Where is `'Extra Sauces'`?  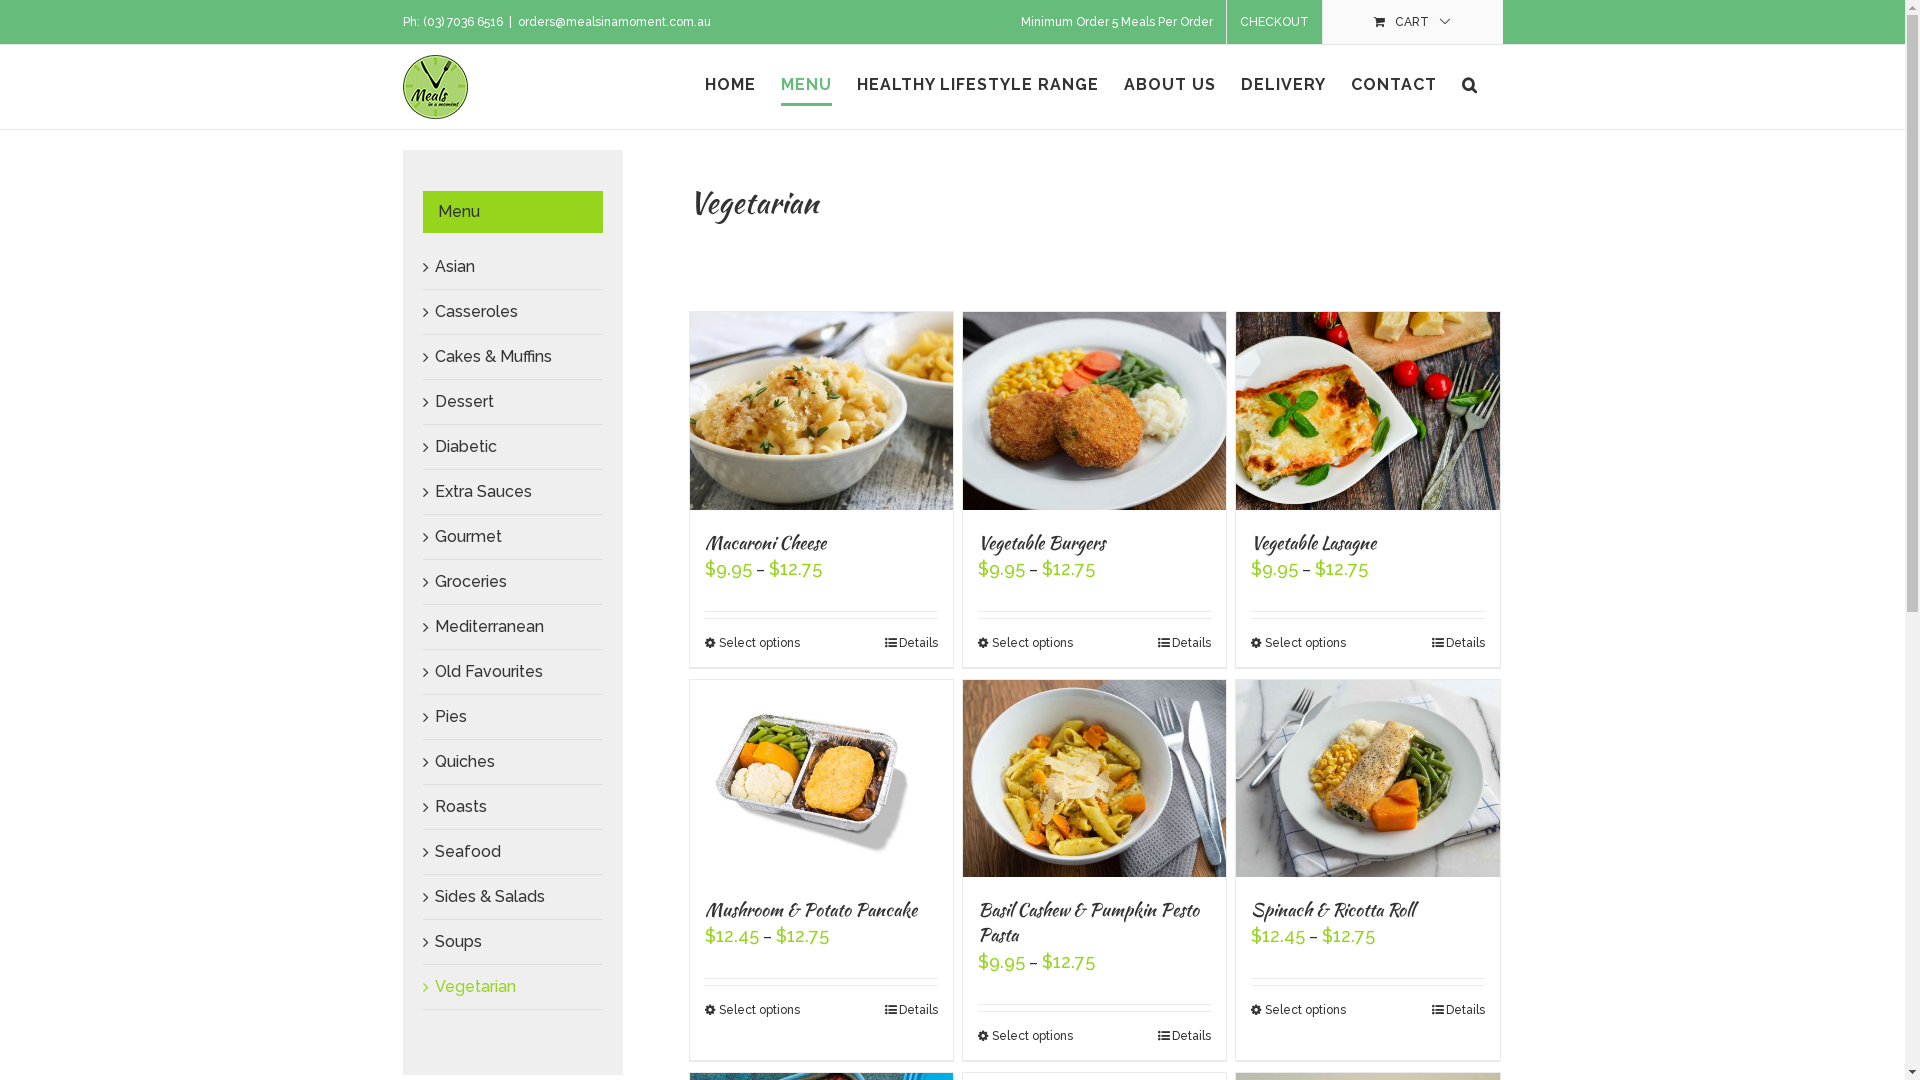
'Extra Sauces' is located at coordinates (482, 491).